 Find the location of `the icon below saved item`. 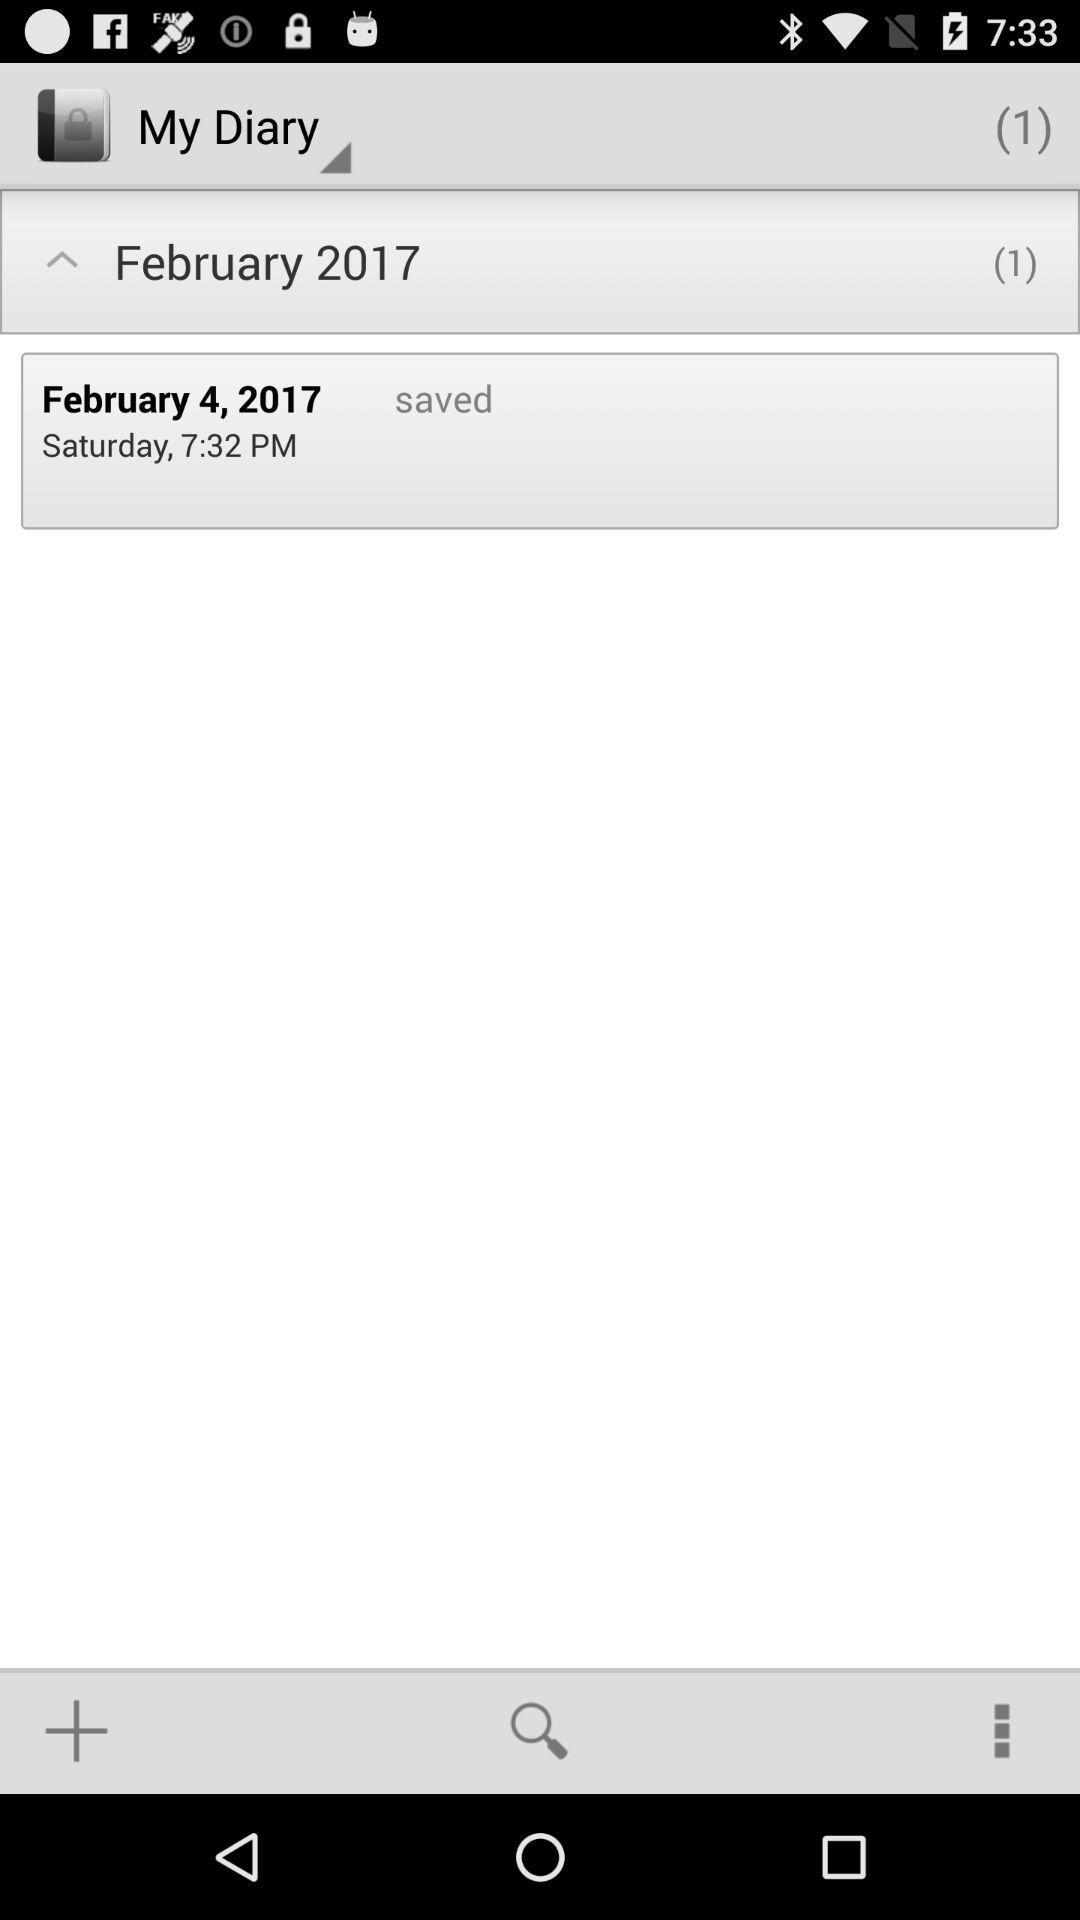

the icon below saved item is located at coordinates (538, 1730).